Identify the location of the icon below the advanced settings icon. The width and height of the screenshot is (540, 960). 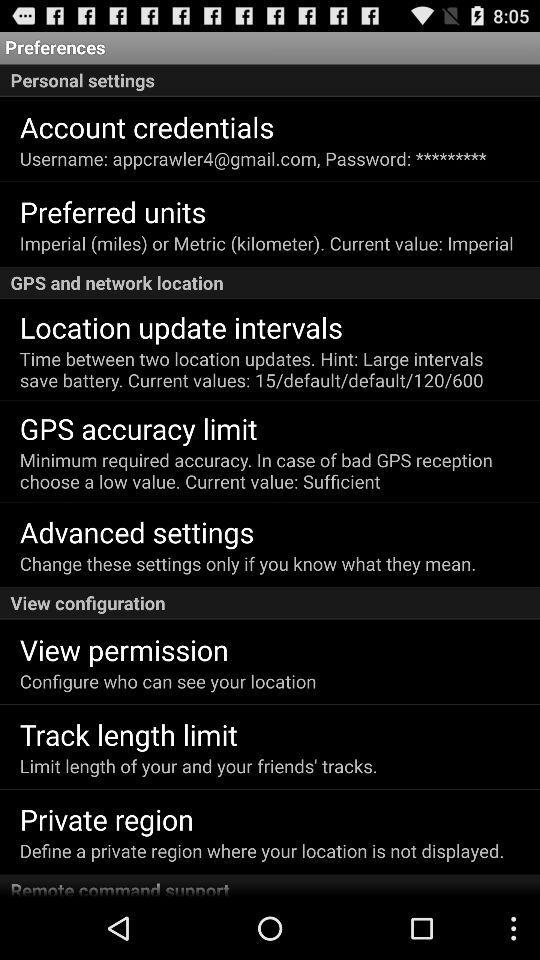
(248, 563).